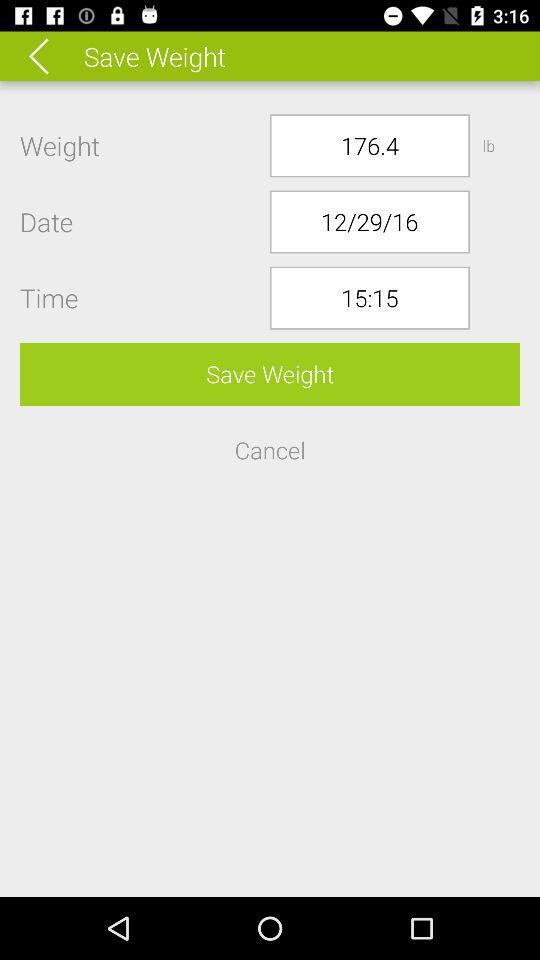 Image resolution: width=540 pixels, height=960 pixels. What do you see at coordinates (52, 55) in the screenshot?
I see `go back` at bounding box center [52, 55].